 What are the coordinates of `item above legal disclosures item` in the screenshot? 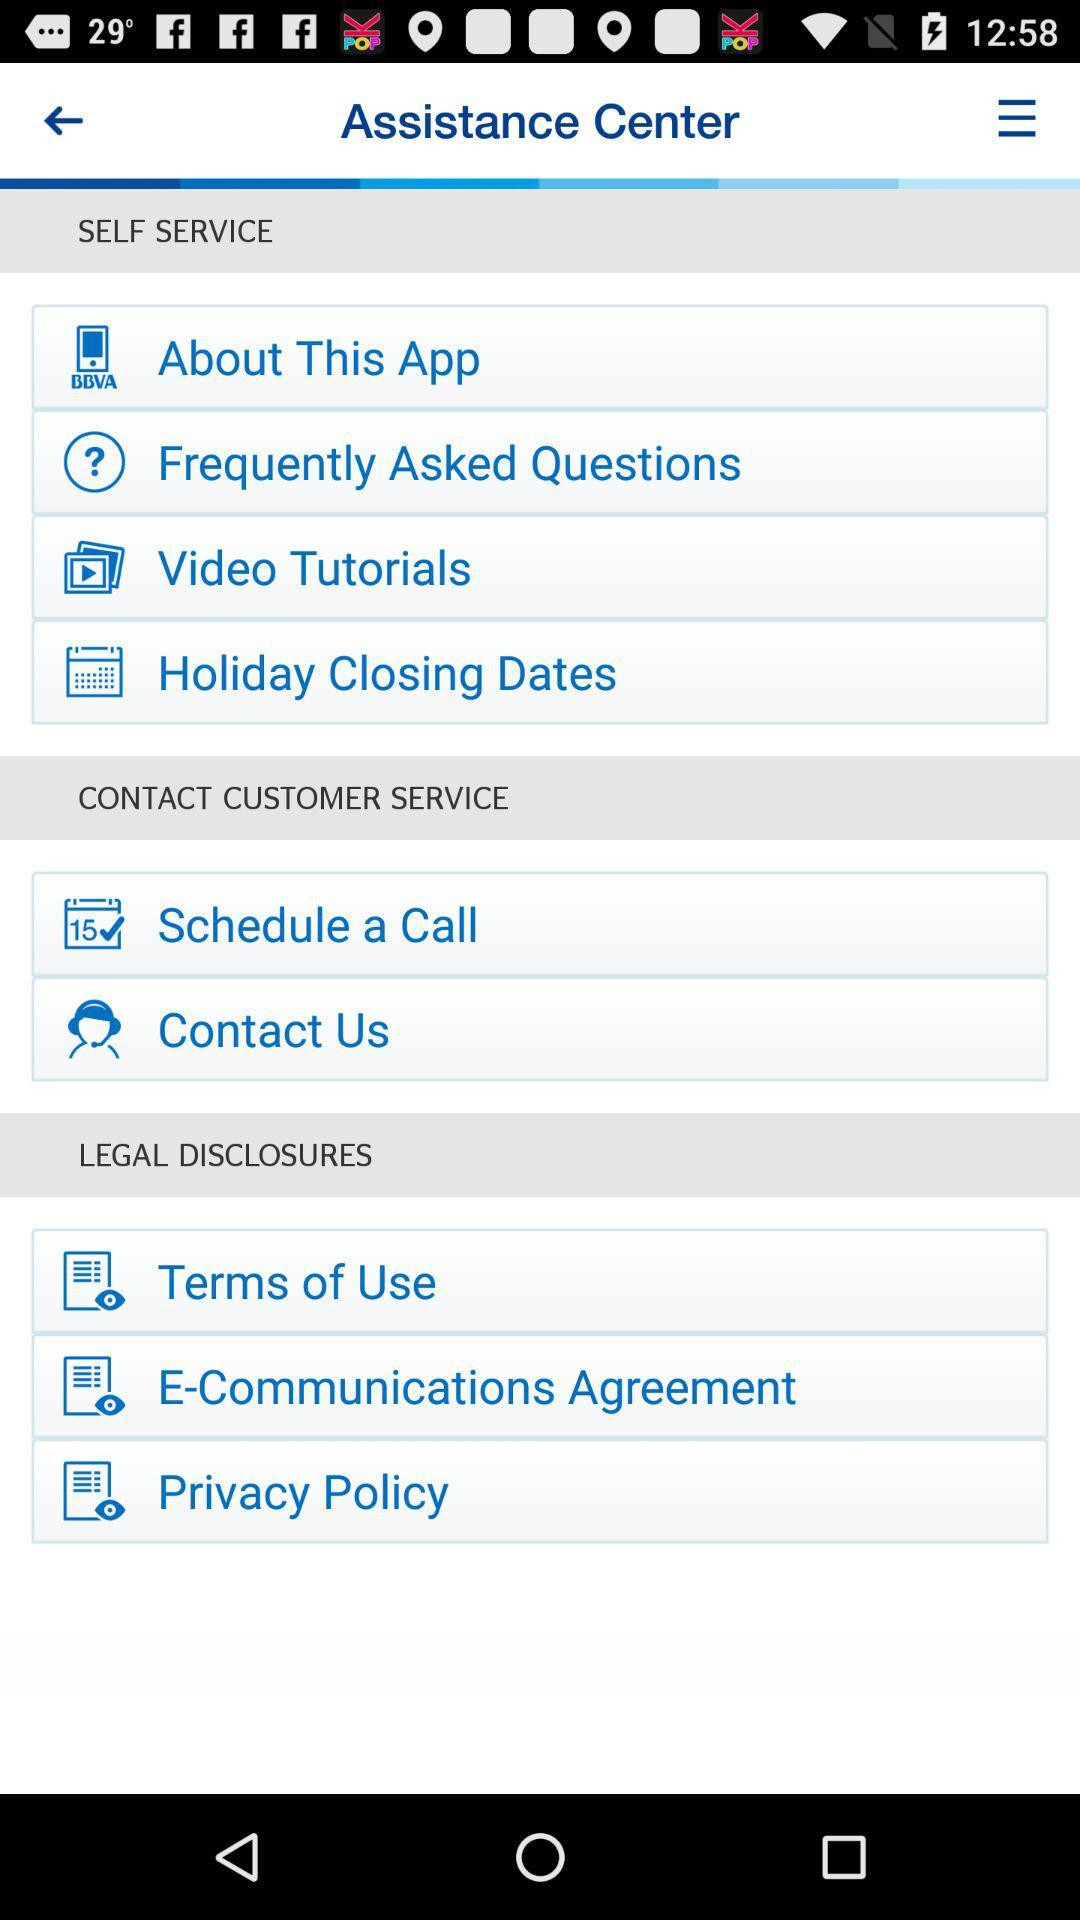 It's located at (540, 1028).